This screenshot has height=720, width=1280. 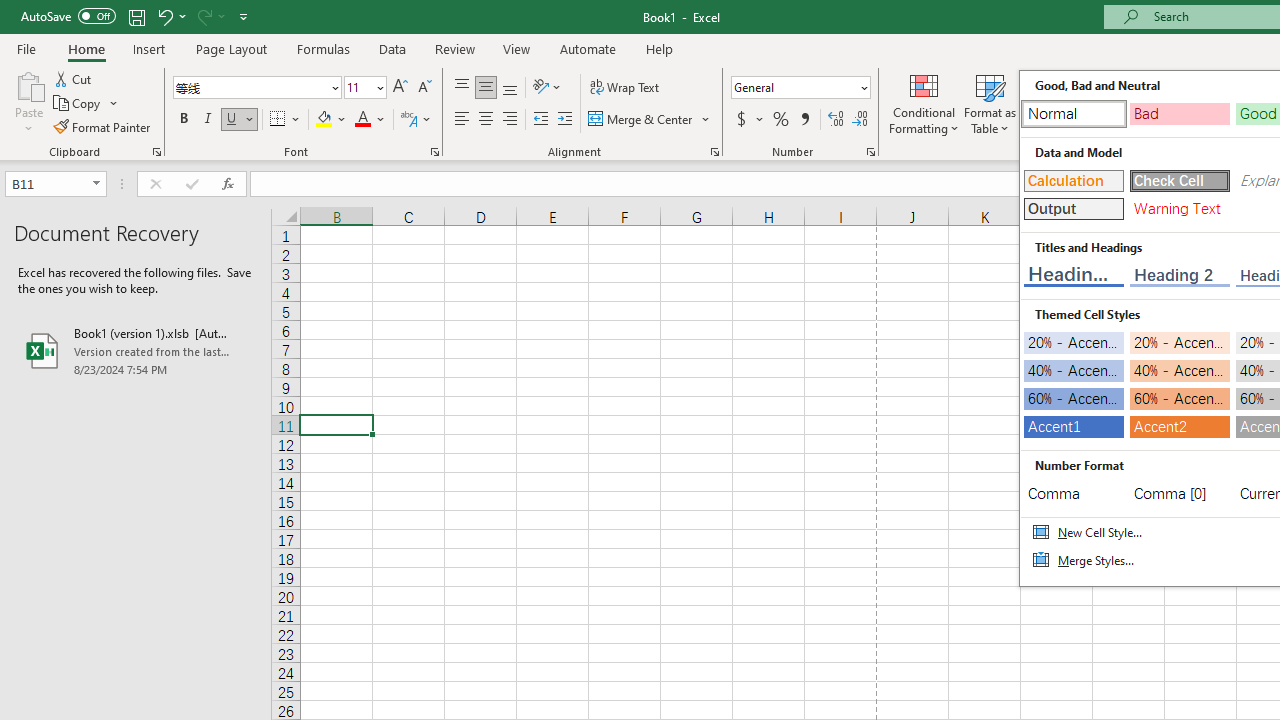 I want to click on 'Merge & Center', so click(x=650, y=119).